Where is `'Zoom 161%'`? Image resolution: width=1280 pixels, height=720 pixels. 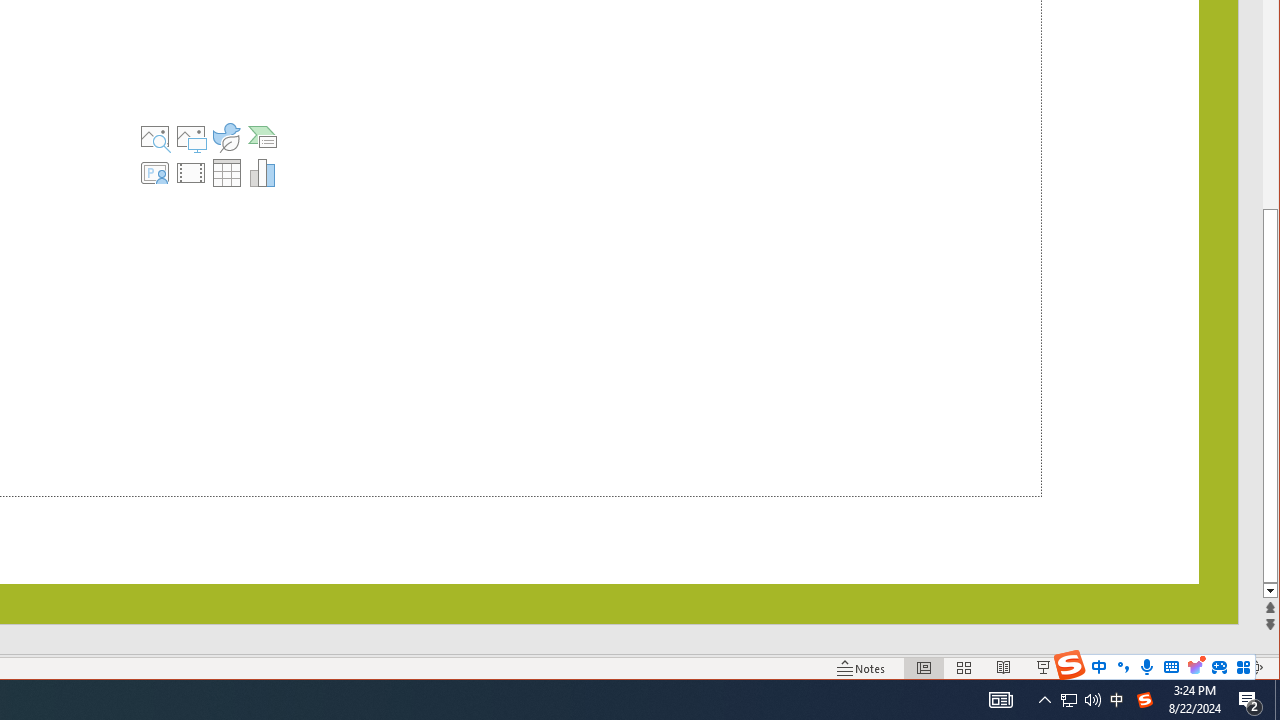
'Zoom 161%' is located at coordinates (1221, 668).